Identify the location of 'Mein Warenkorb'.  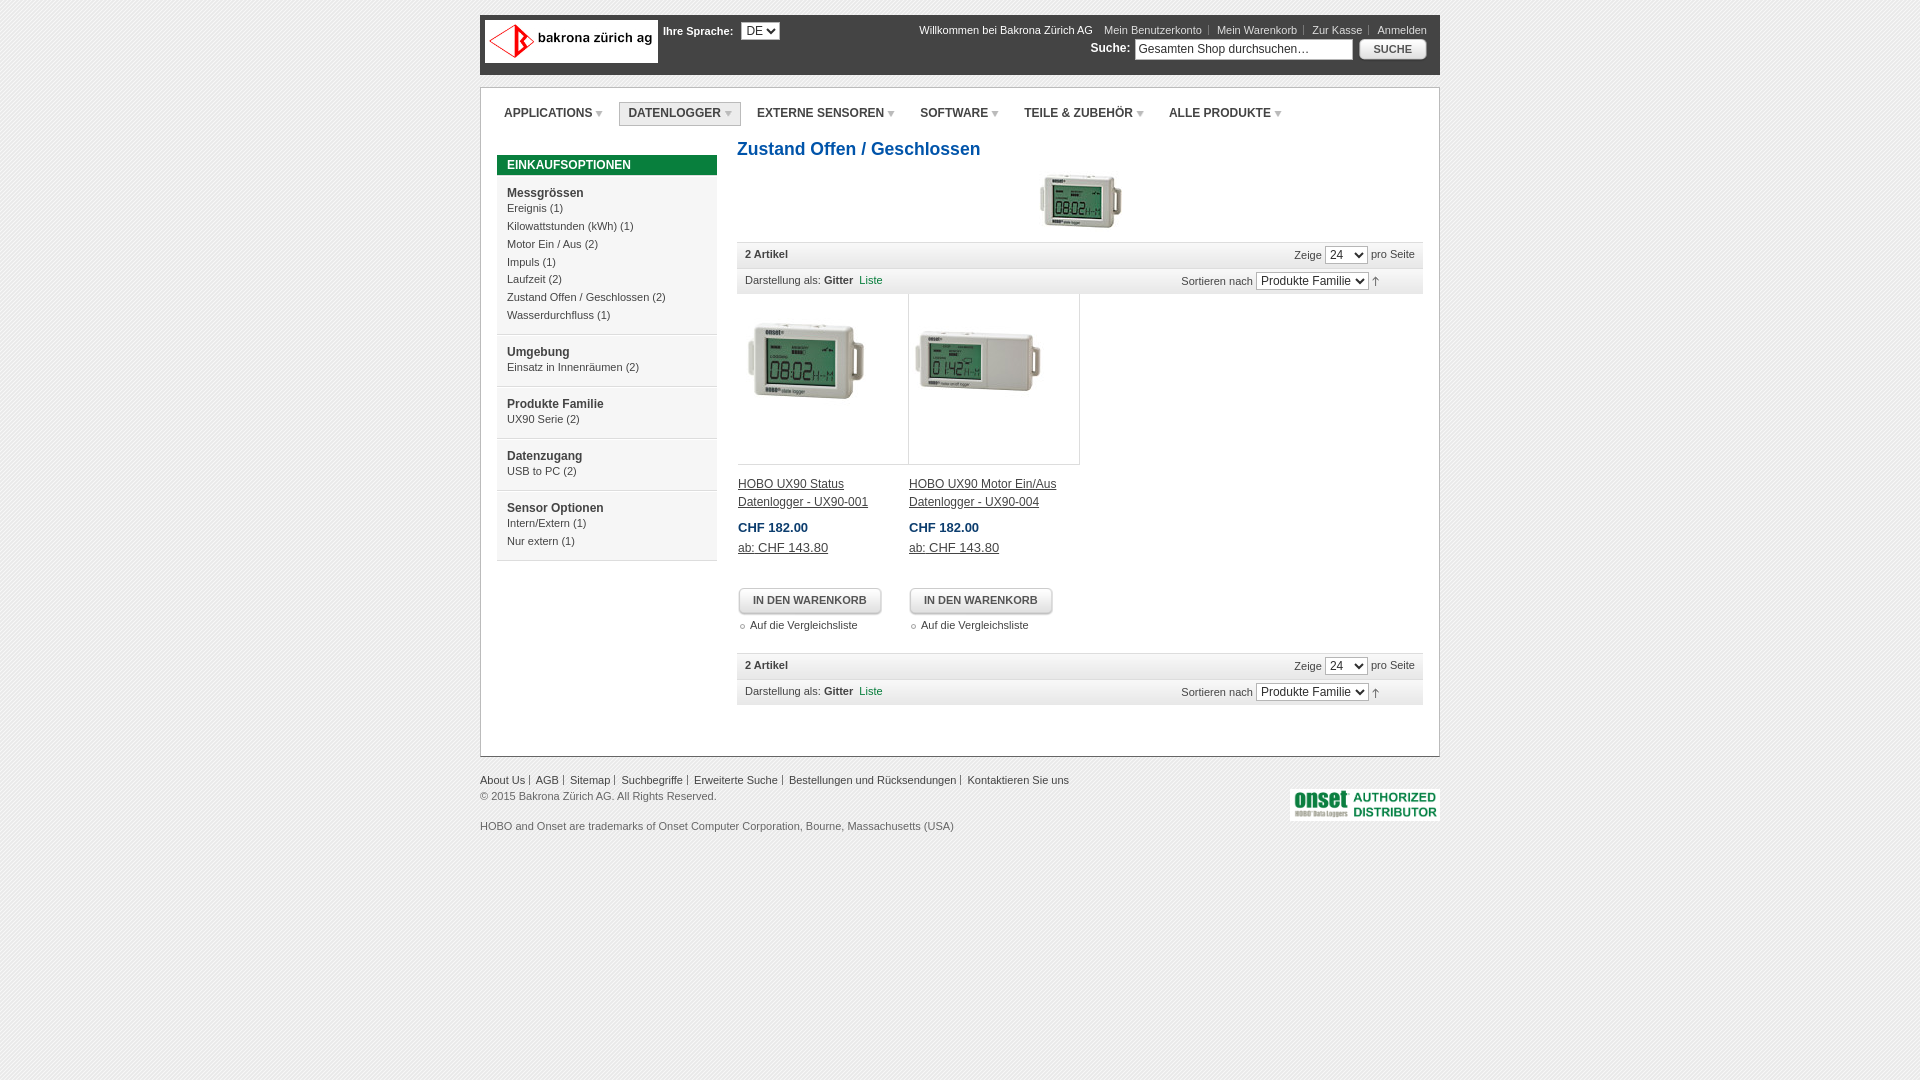
(1259, 30).